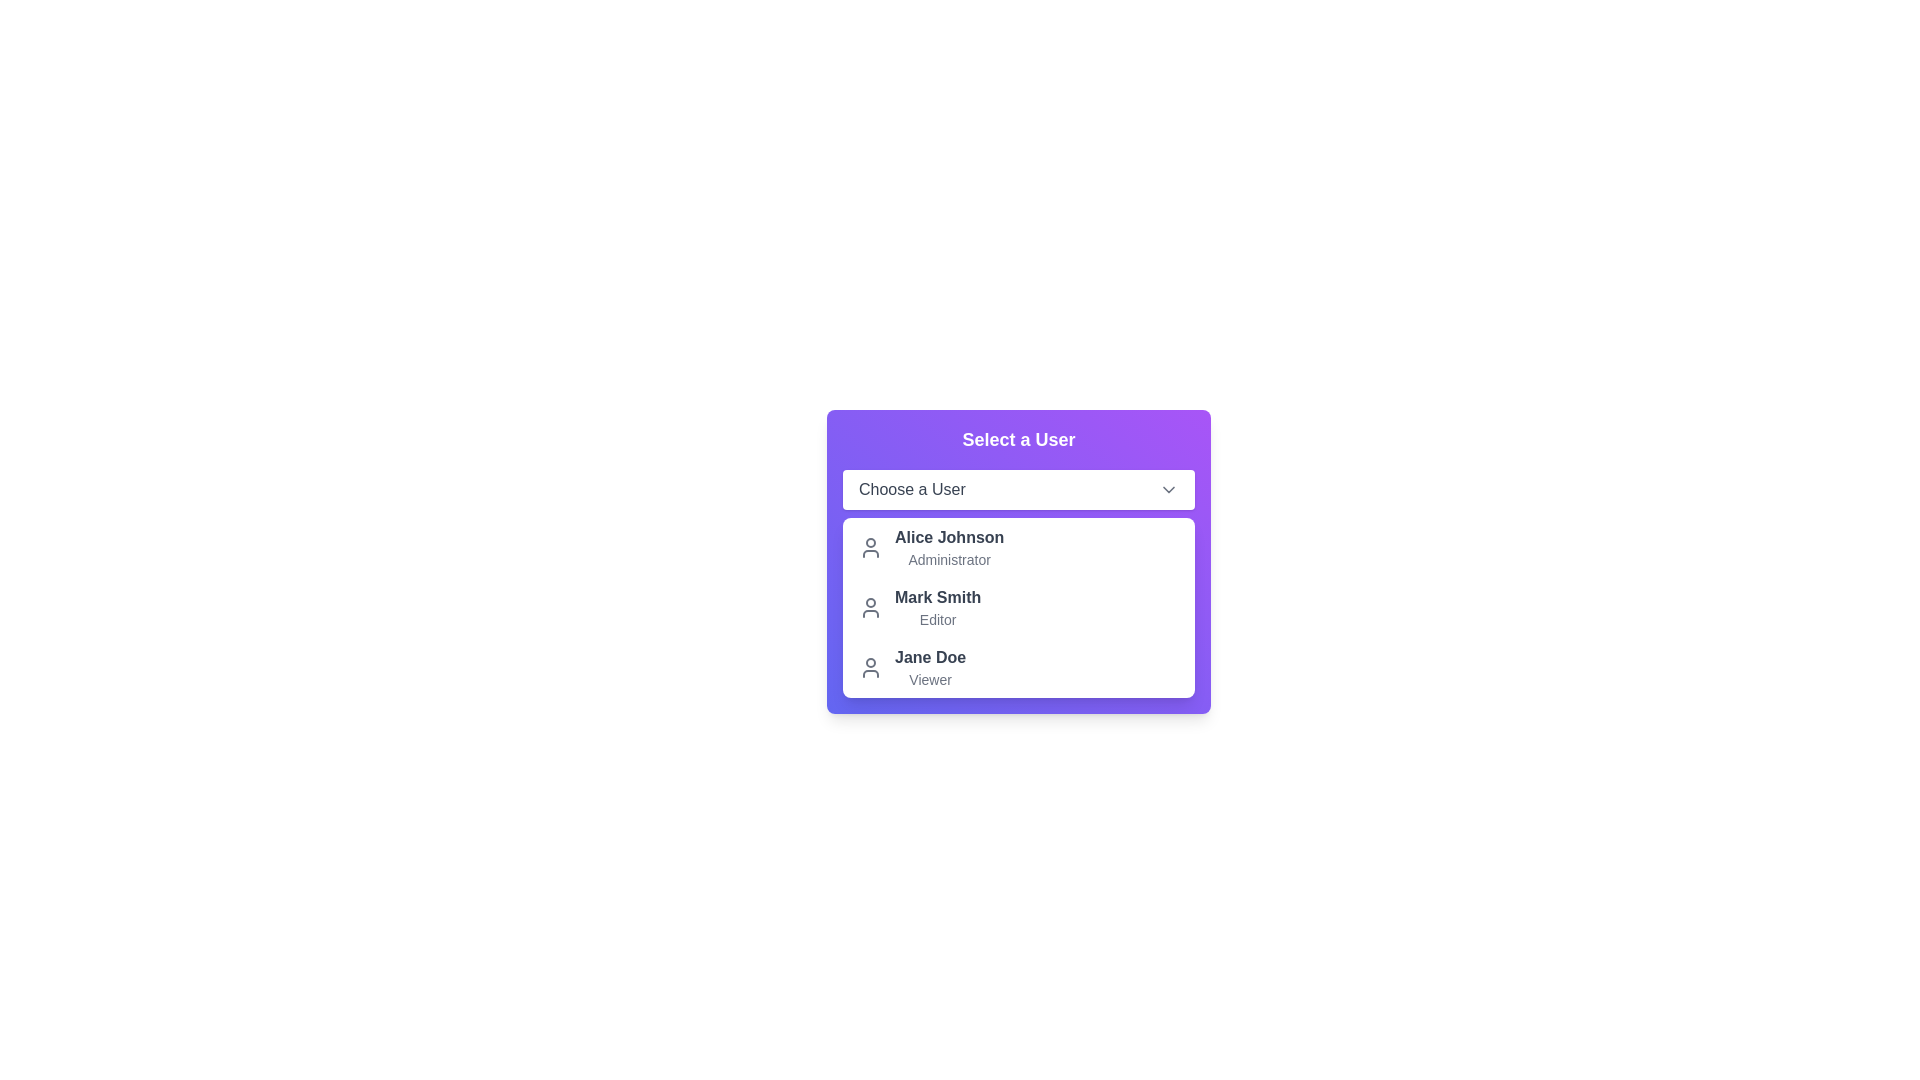 The height and width of the screenshot is (1080, 1920). What do you see at coordinates (870, 667) in the screenshot?
I see `the user icon representing 'Jane Doe', which is the third icon in the list, located to the left of 'Jane Doe Viewer'` at bounding box center [870, 667].